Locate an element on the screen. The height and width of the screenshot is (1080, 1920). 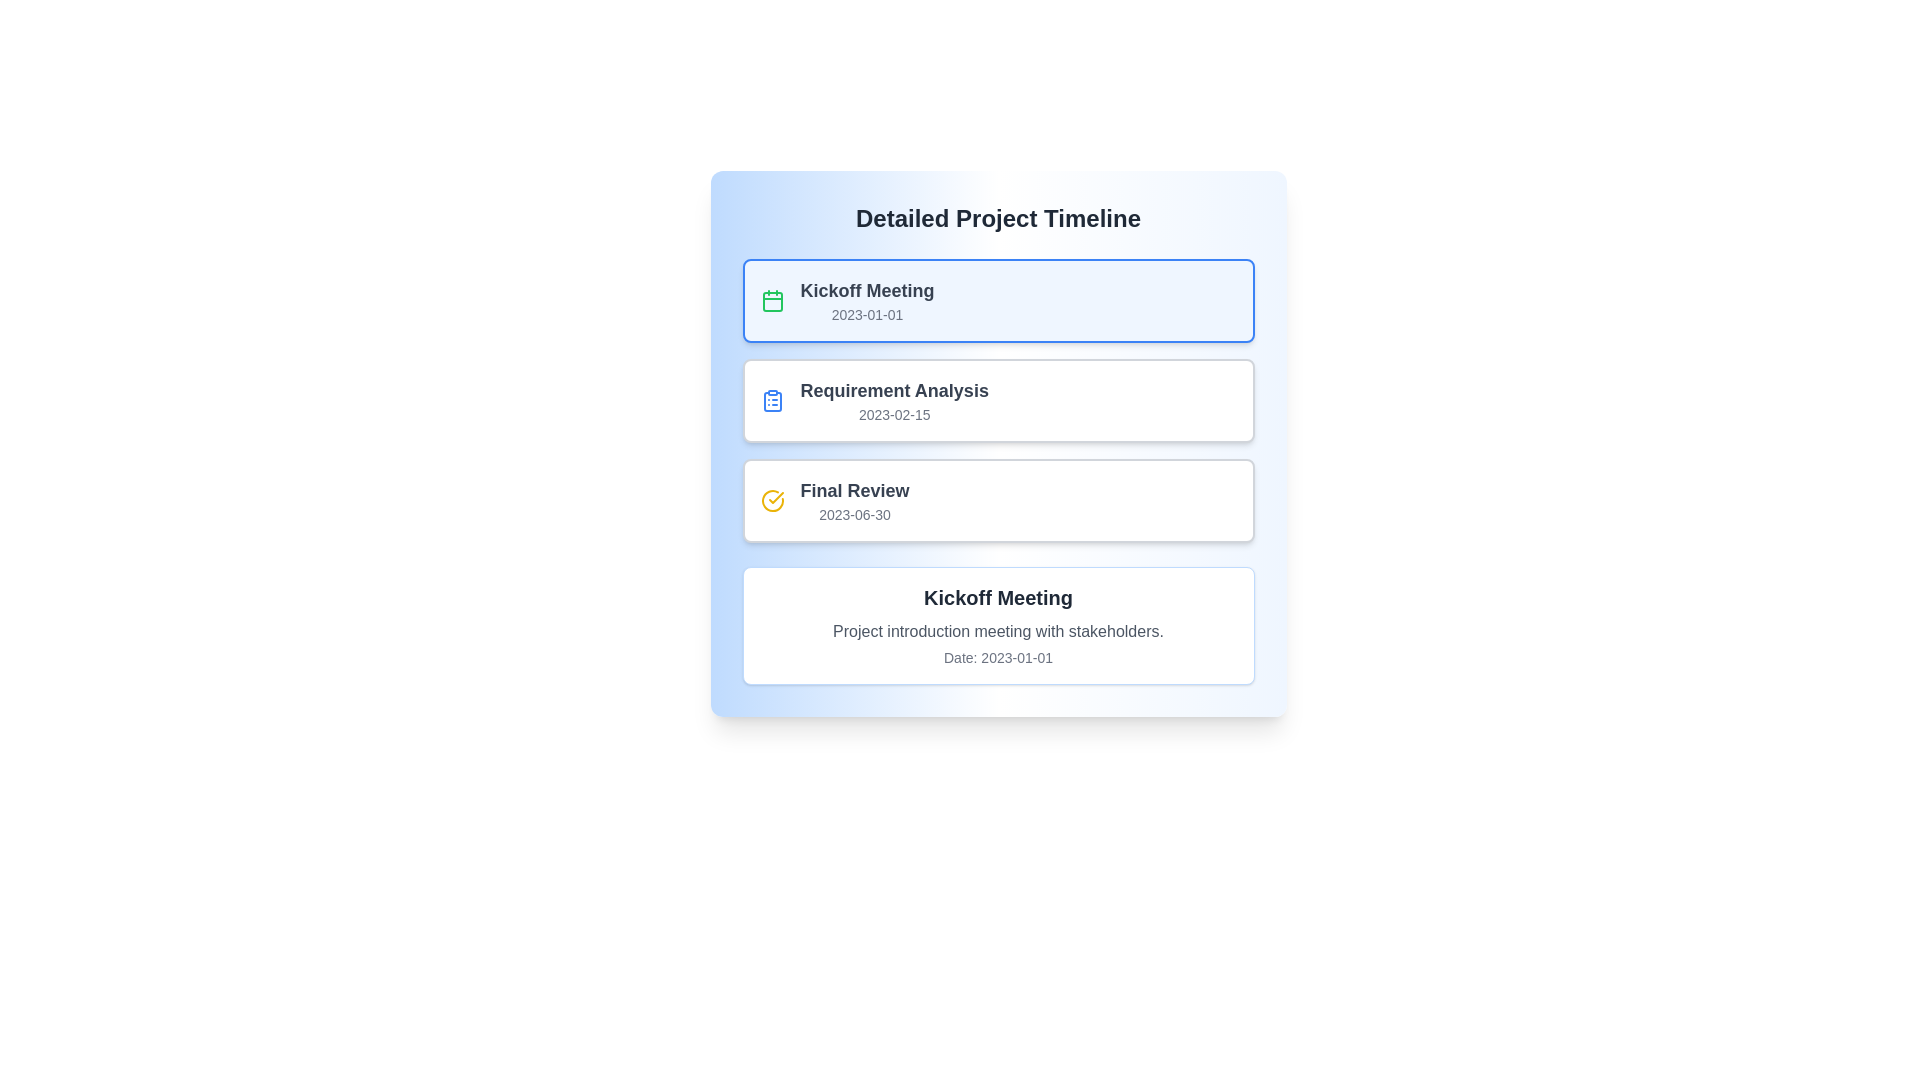
the 'Final Review' milestone icon located within the third card of the project timeline, which indicates that the milestone has been marked as completed or verified is located at coordinates (771, 500).